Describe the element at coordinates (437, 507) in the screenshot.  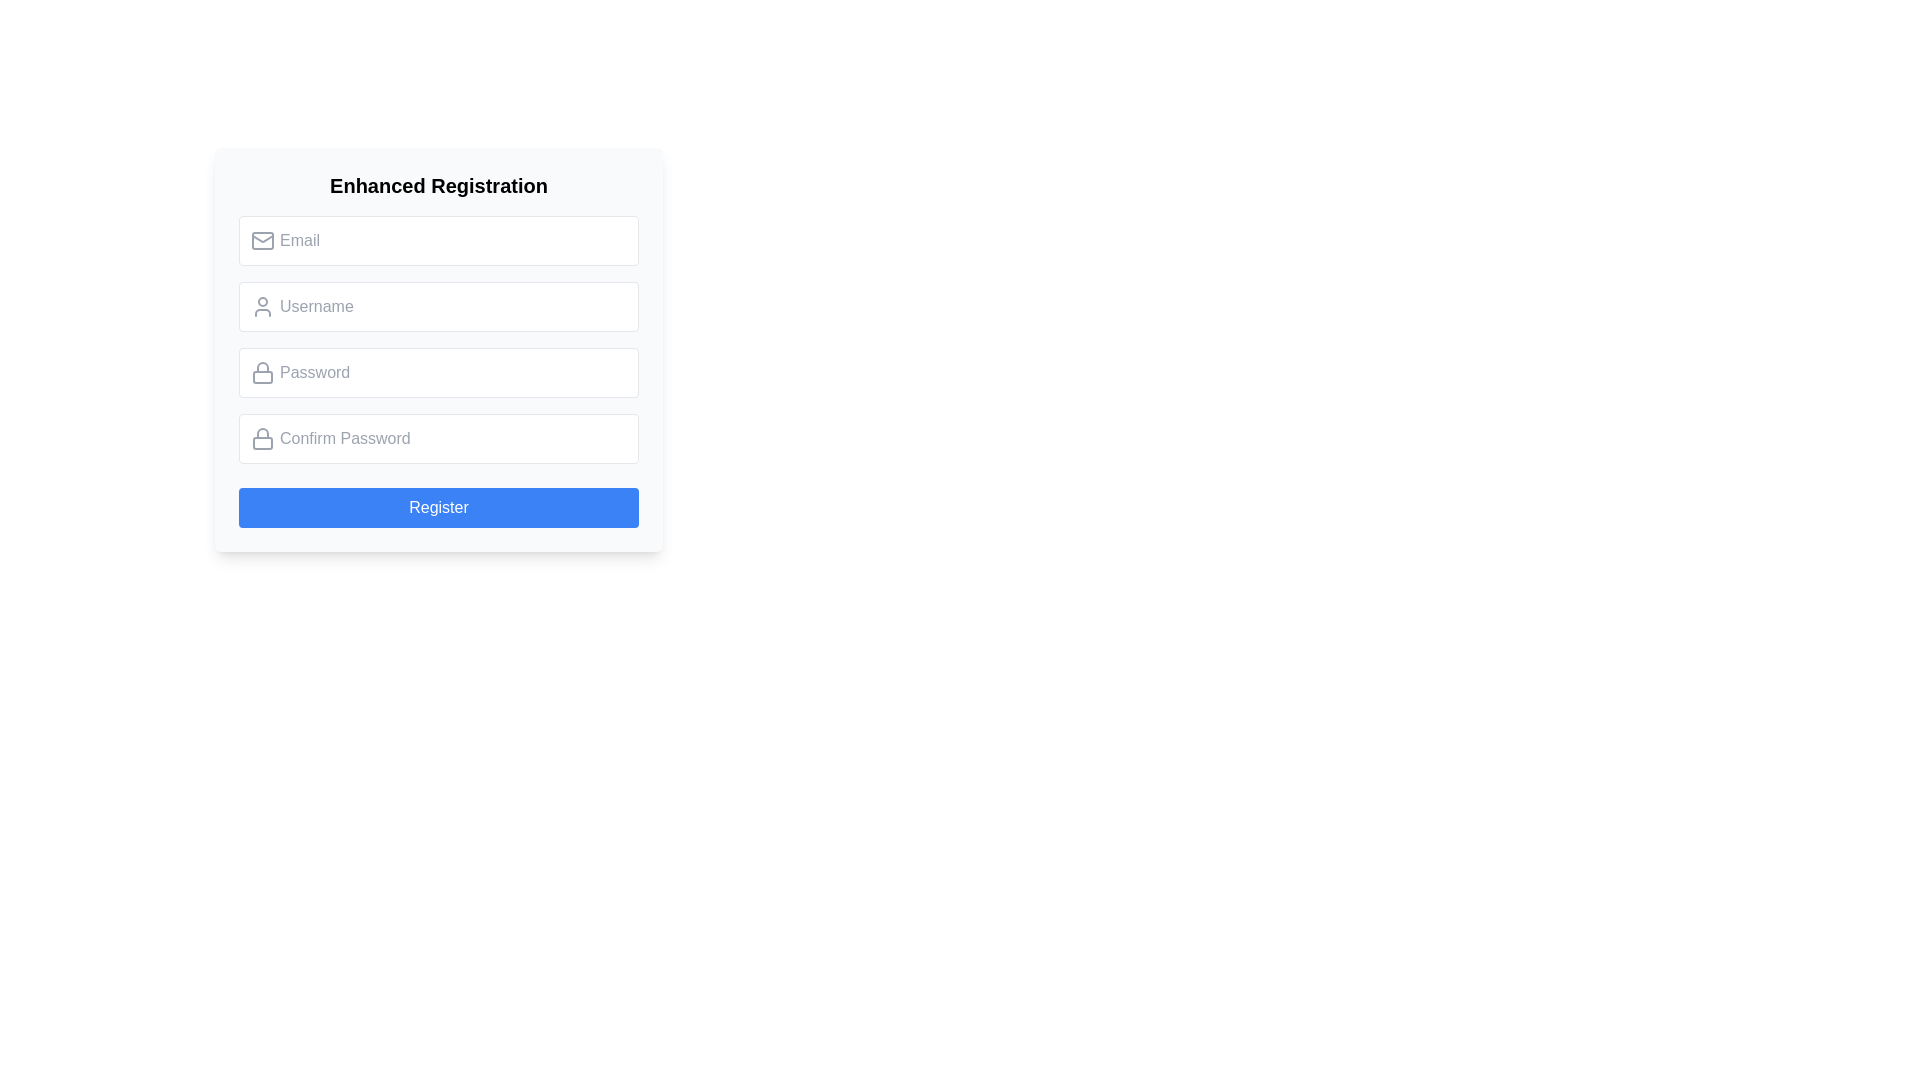
I see `the submission button located at the bottom of the 'Enhanced Registration' card` at that location.